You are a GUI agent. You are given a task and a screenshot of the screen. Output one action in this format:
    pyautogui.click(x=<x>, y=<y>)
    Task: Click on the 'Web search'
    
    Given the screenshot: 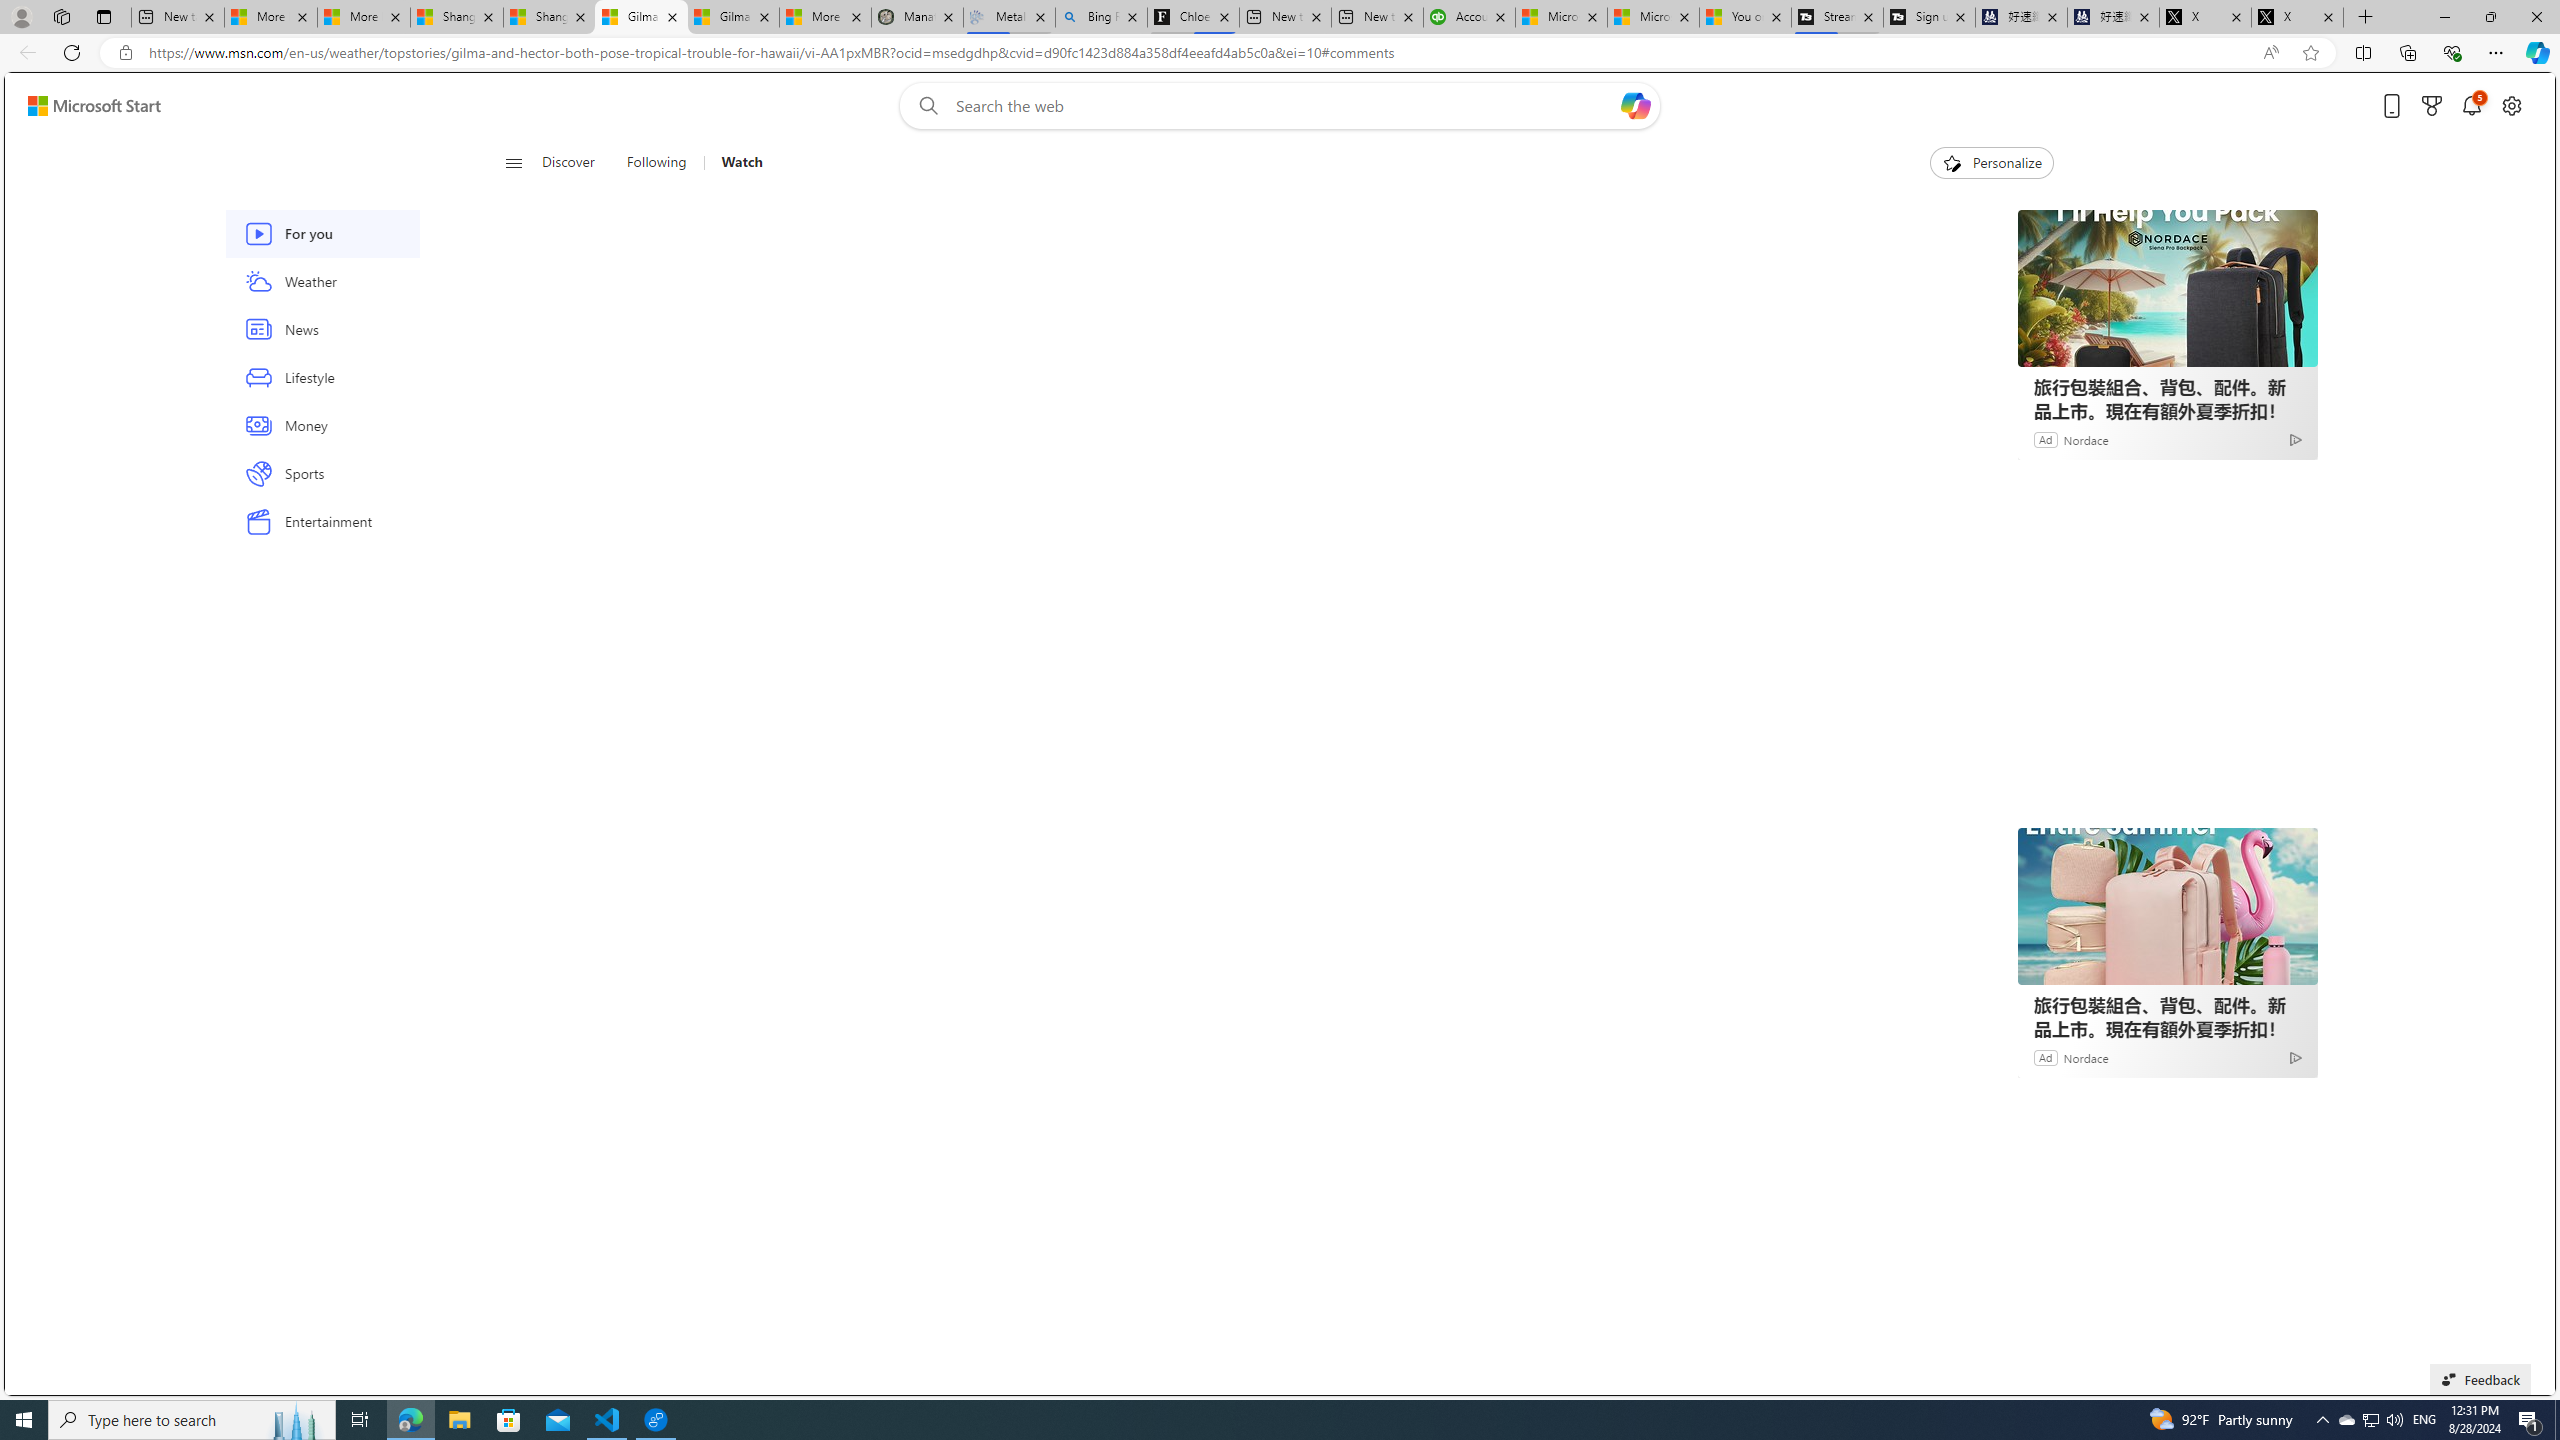 What is the action you would take?
    pyautogui.click(x=925, y=106)
    